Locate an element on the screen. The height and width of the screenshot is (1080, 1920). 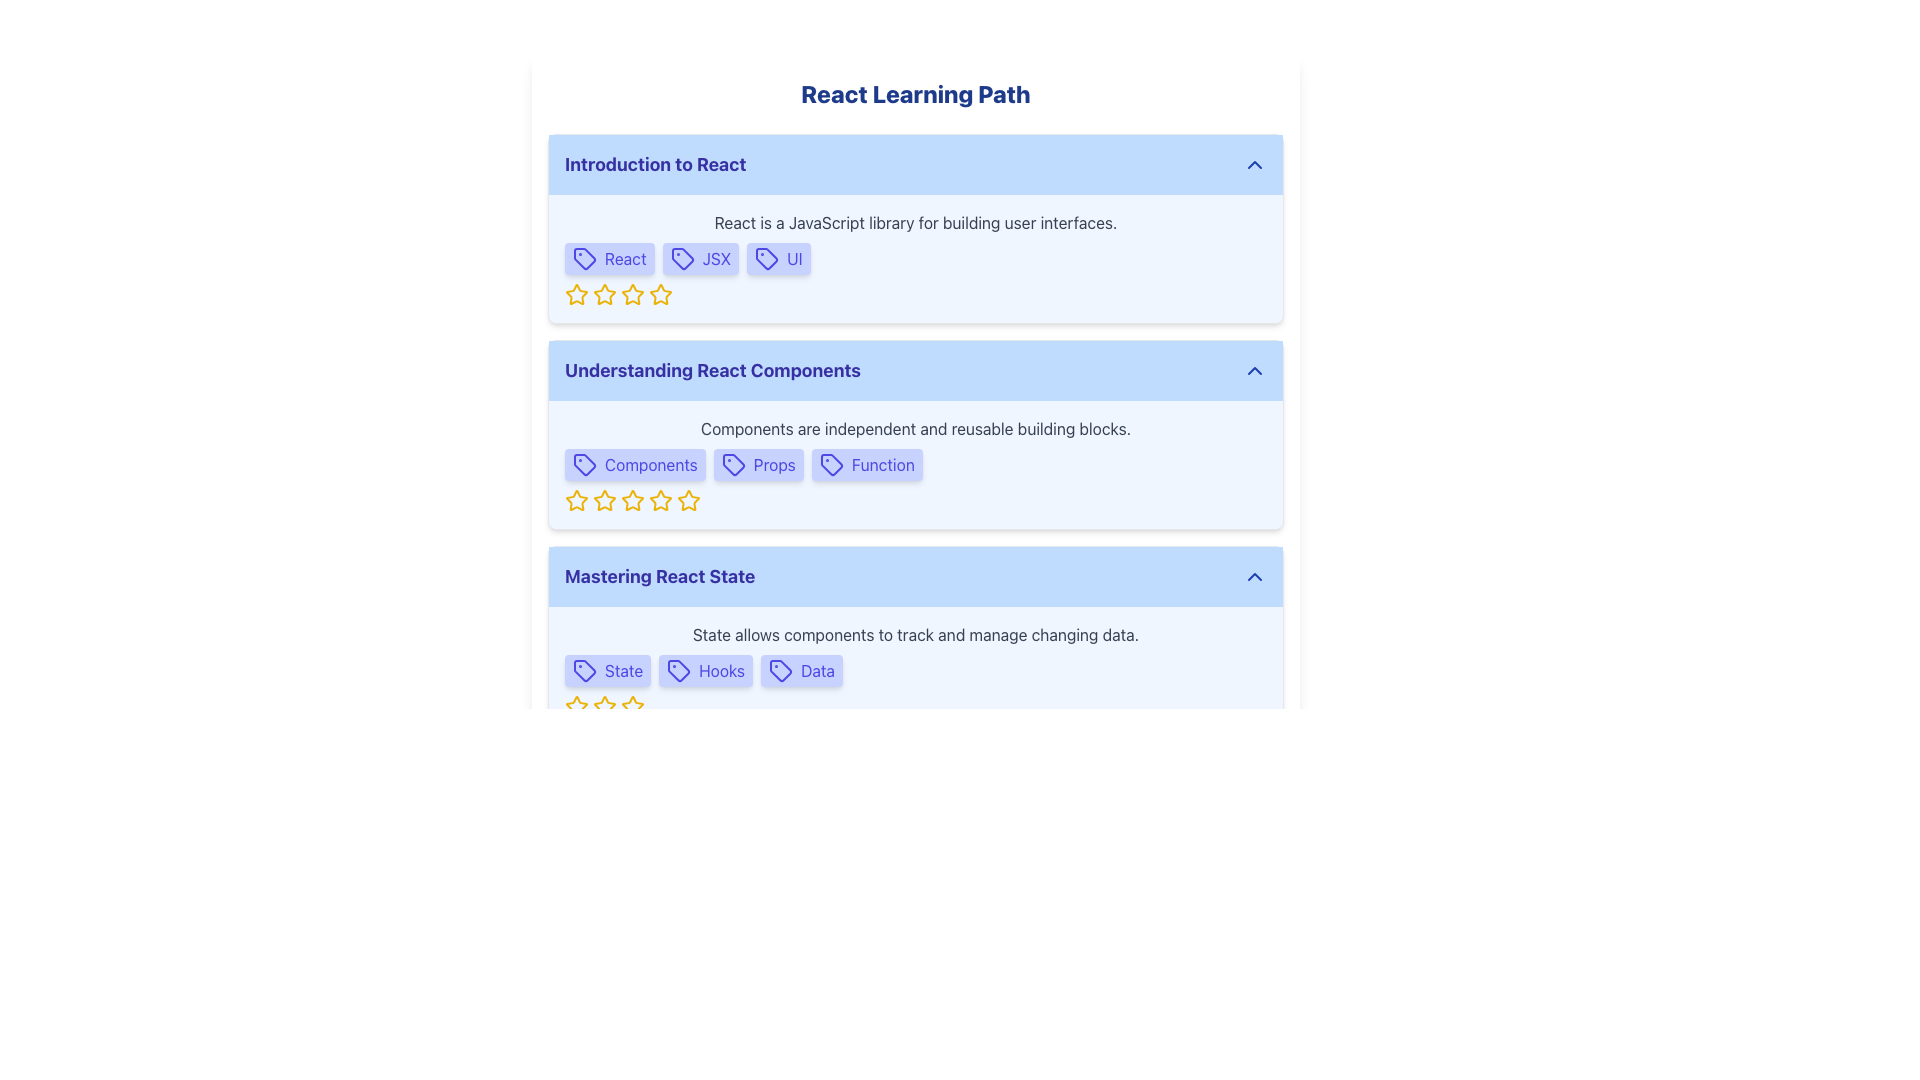
the first star icon in the horizontal group of five, located in the 'Mastering React State' section is located at coordinates (575, 705).